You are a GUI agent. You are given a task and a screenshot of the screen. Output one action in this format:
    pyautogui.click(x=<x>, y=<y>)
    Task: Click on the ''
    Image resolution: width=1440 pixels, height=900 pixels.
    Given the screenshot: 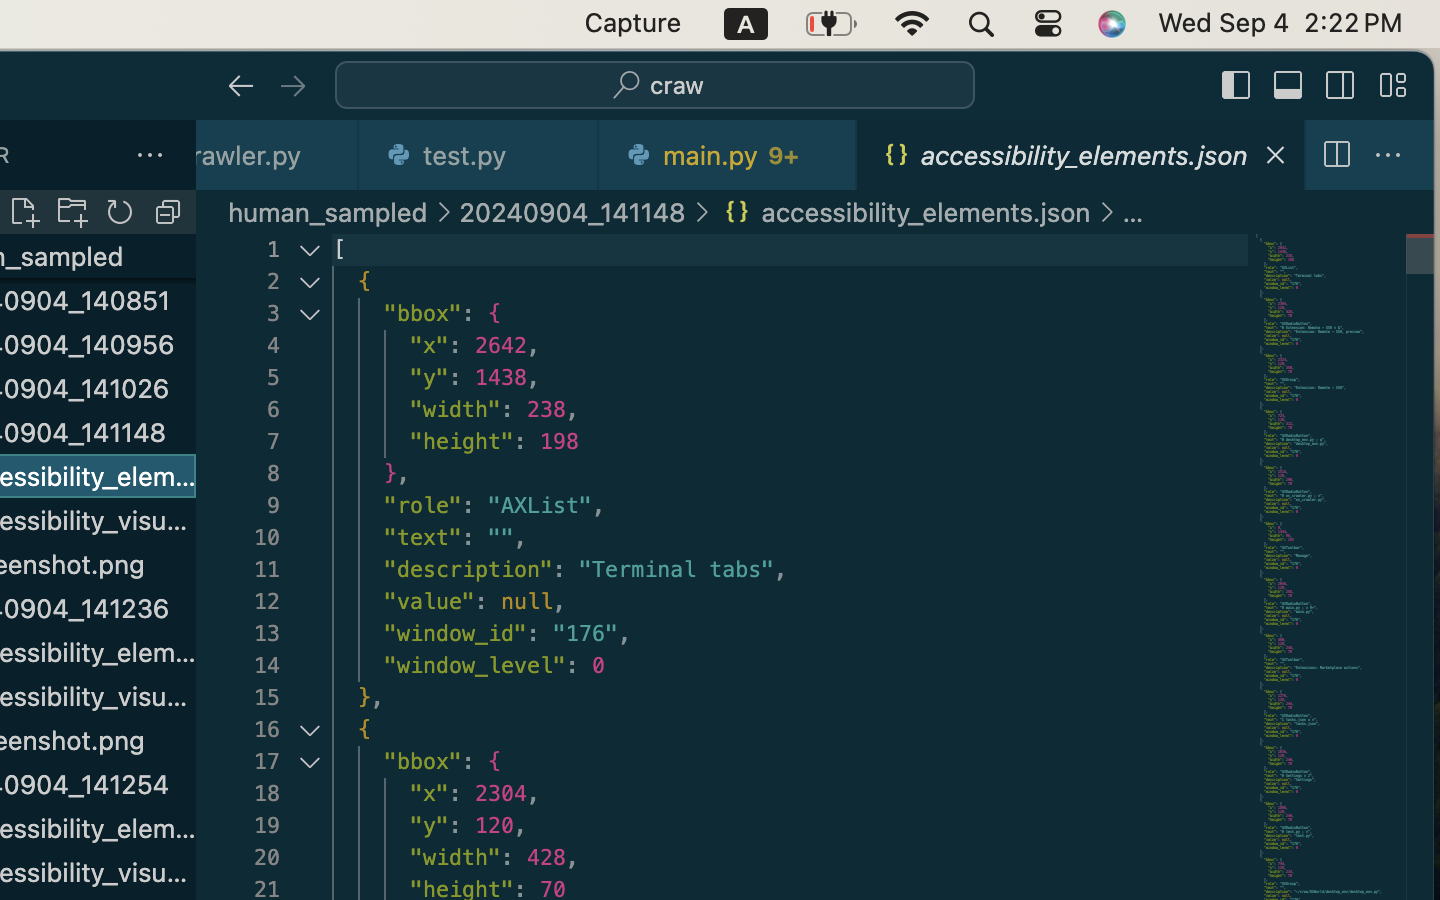 What is the action you would take?
    pyautogui.click(x=1235, y=85)
    